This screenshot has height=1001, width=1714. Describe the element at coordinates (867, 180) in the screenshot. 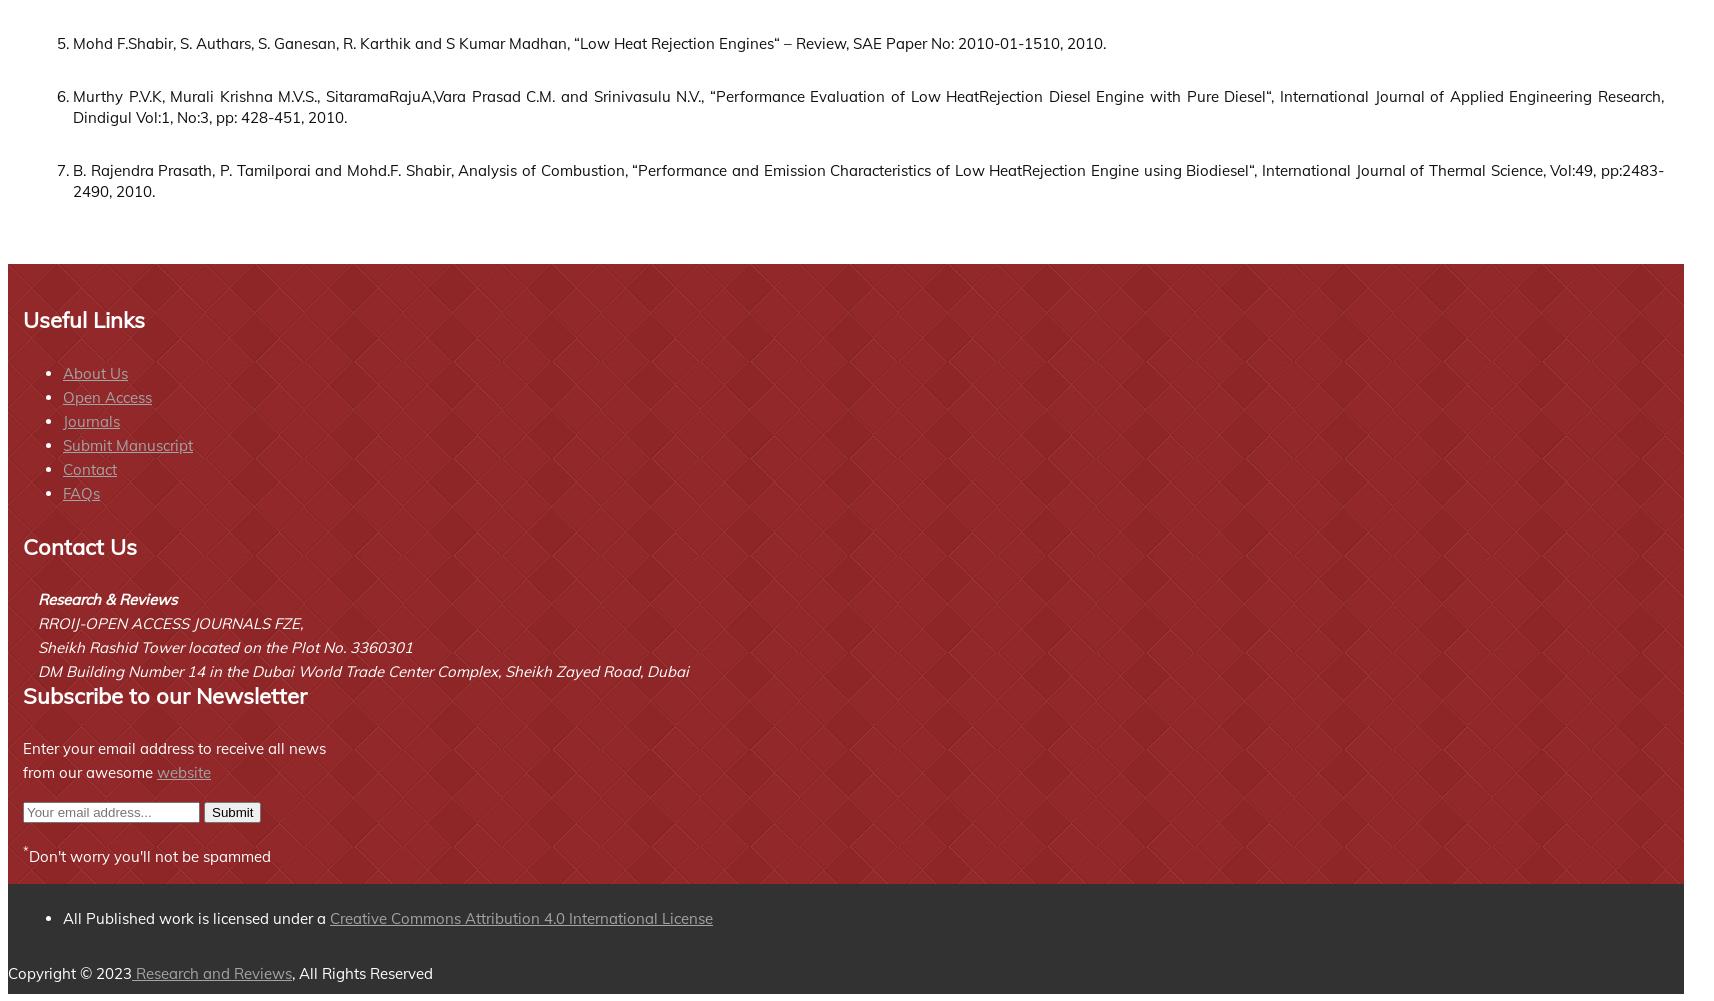

I see `'B. Rajendra Prasath, P. Tamilporai and Mohd.F. Shabir, Analysis of Combustion, “Performance and Emission Characteristics of Low HeatRejection Engine using Biodiesel“, International Journal of Thermal Science, Vol:49, pp:2483-2490, 2010.'` at that location.